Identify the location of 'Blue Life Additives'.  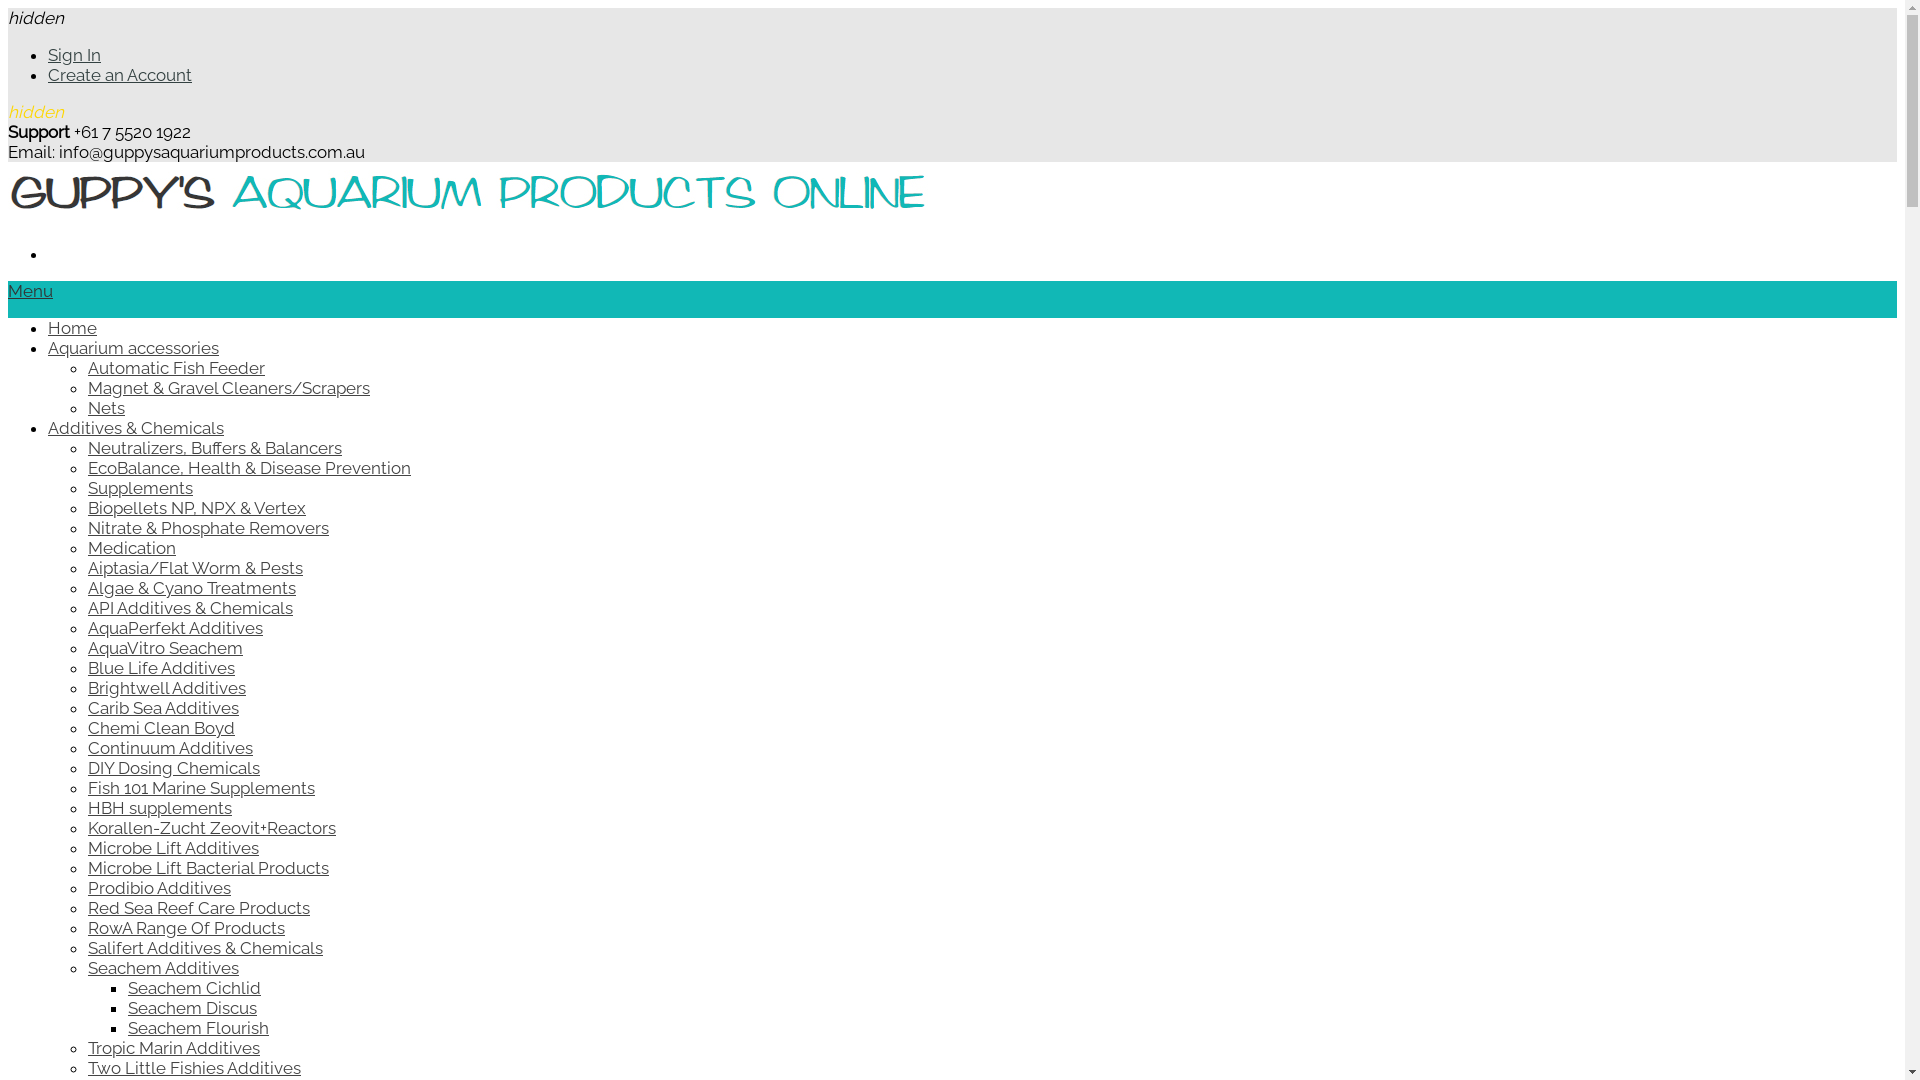
(161, 667).